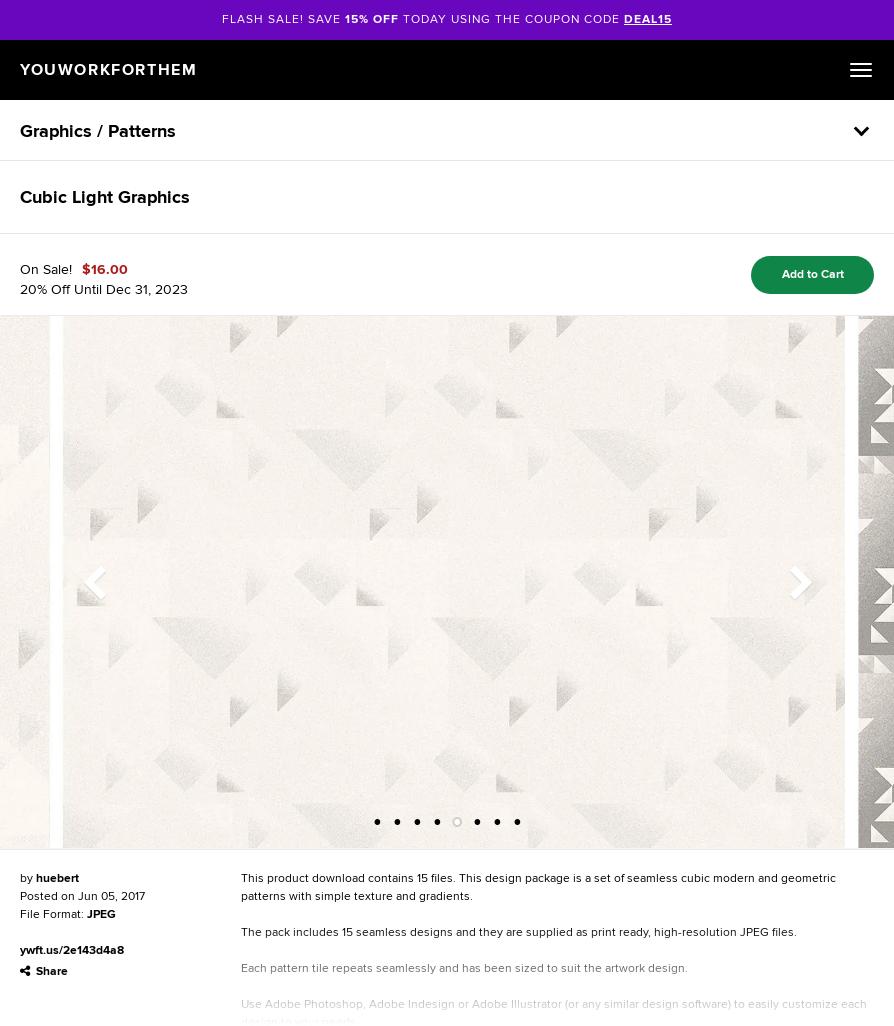  I want to click on 'On Sale!', so click(20, 268).